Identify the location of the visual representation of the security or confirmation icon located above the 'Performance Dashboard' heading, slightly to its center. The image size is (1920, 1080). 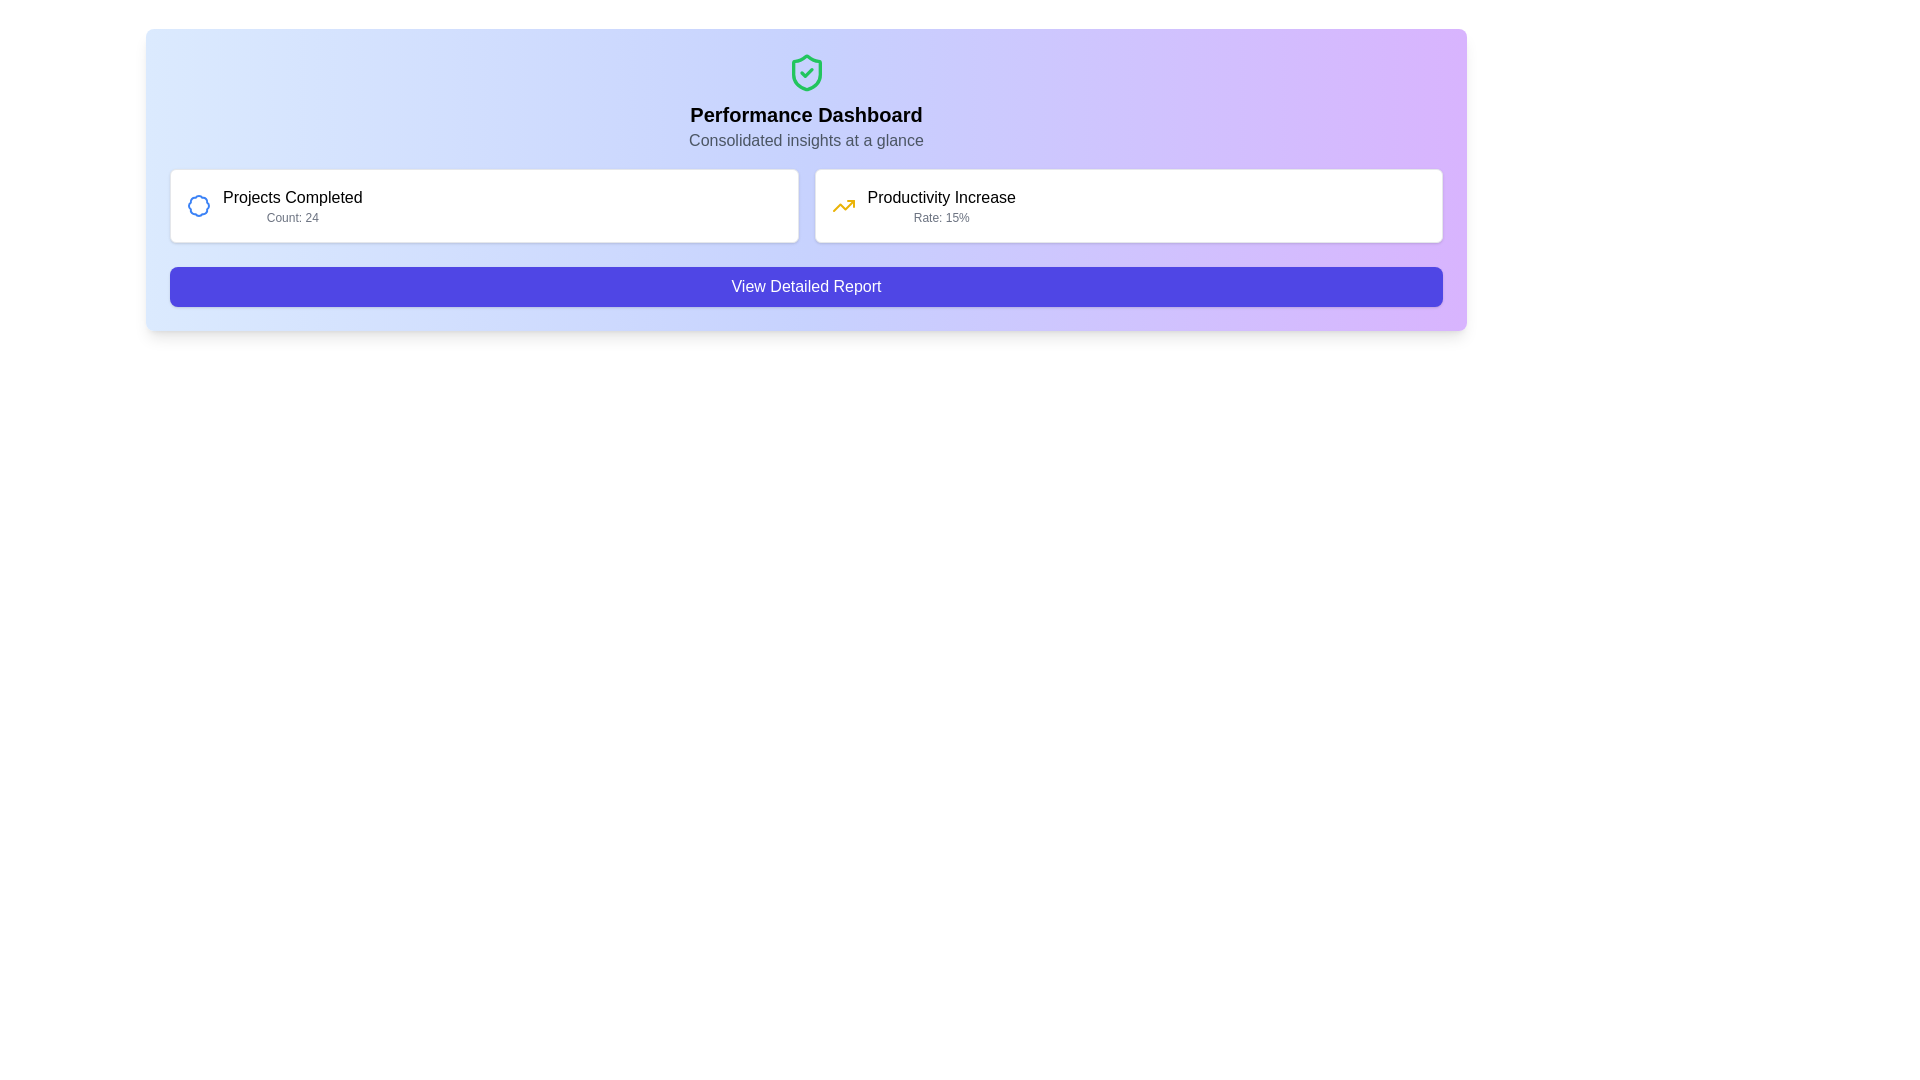
(806, 72).